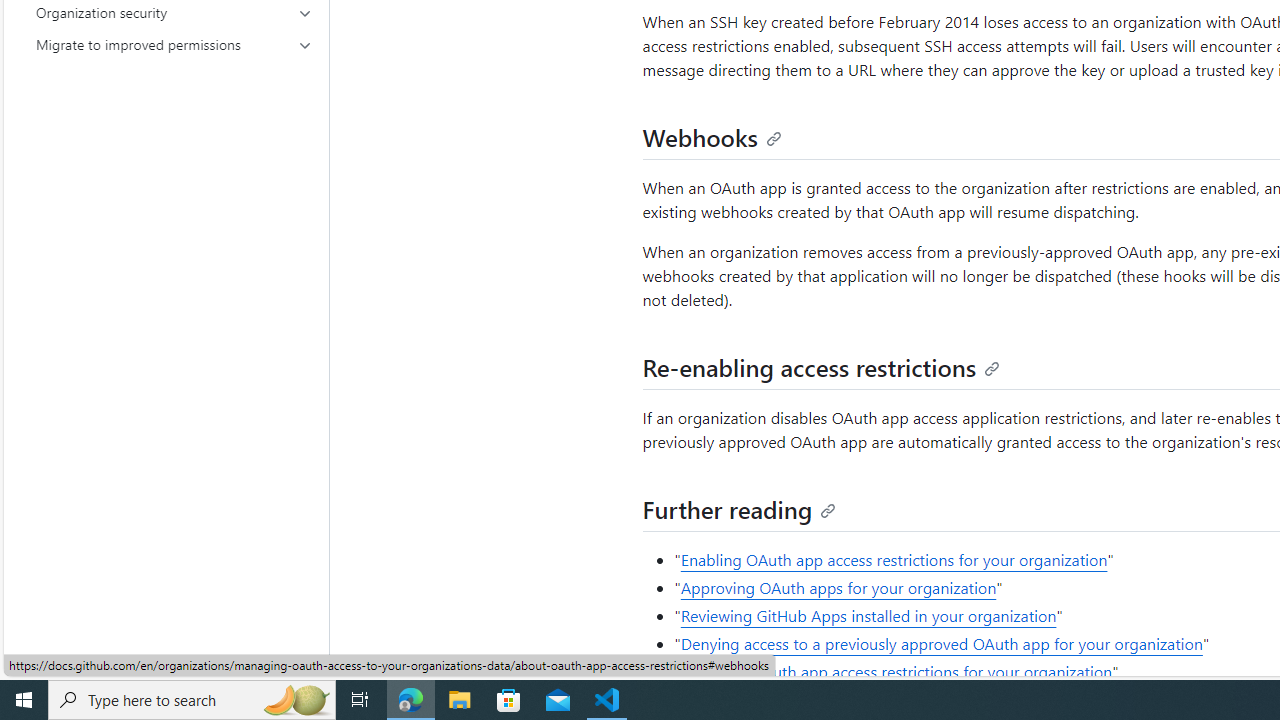 This screenshot has width=1280, height=720. Describe the element at coordinates (738, 507) in the screenshot. I see `'Further reading'` at that location.